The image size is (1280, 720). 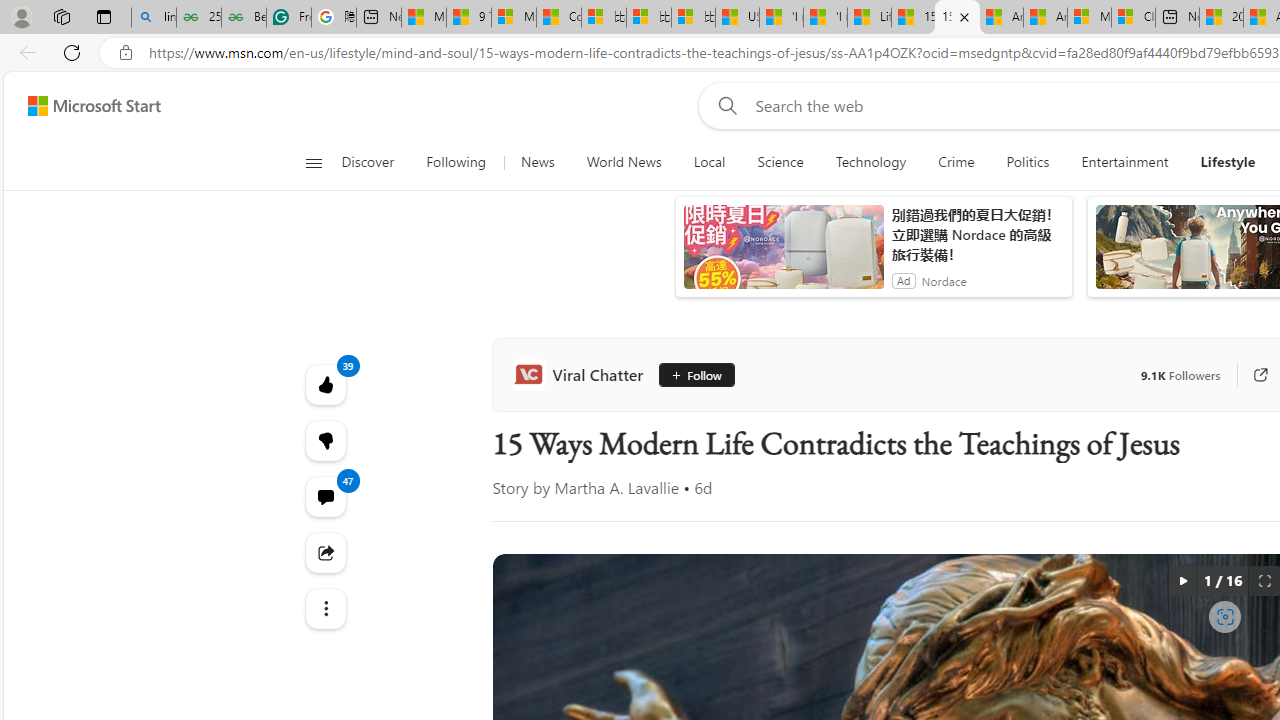 What do you see at coordinates (242, 17) in the screenshot?
I see `'Best SSL Certificates Provider in India - GeeksforGeeks'` at bounding box center [242, 17].